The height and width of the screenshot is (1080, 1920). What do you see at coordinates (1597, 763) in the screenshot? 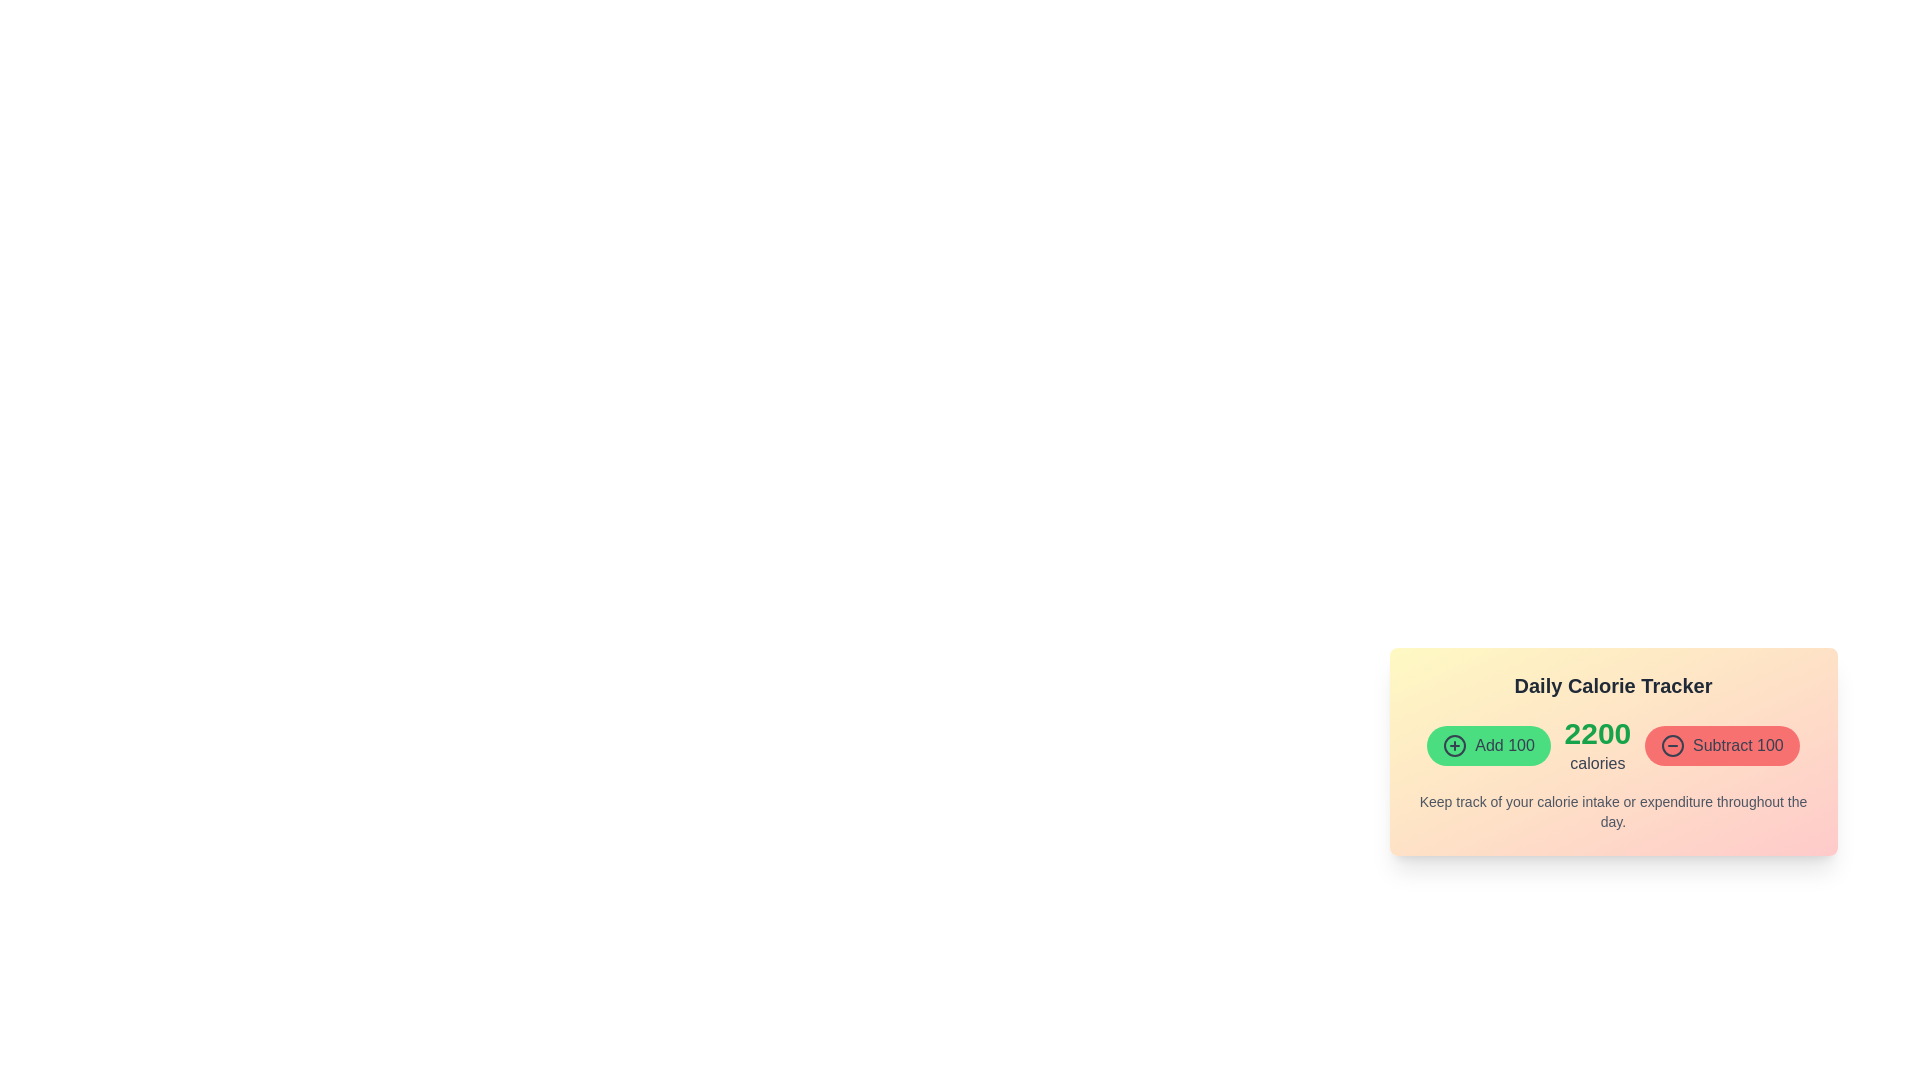
I see `text content of the label indicating the unit of measure for the calorie count displayed in the 'Daily Calorie Tracker' section, located below the bold green text '2200'` at bounding box center [1597, 763].